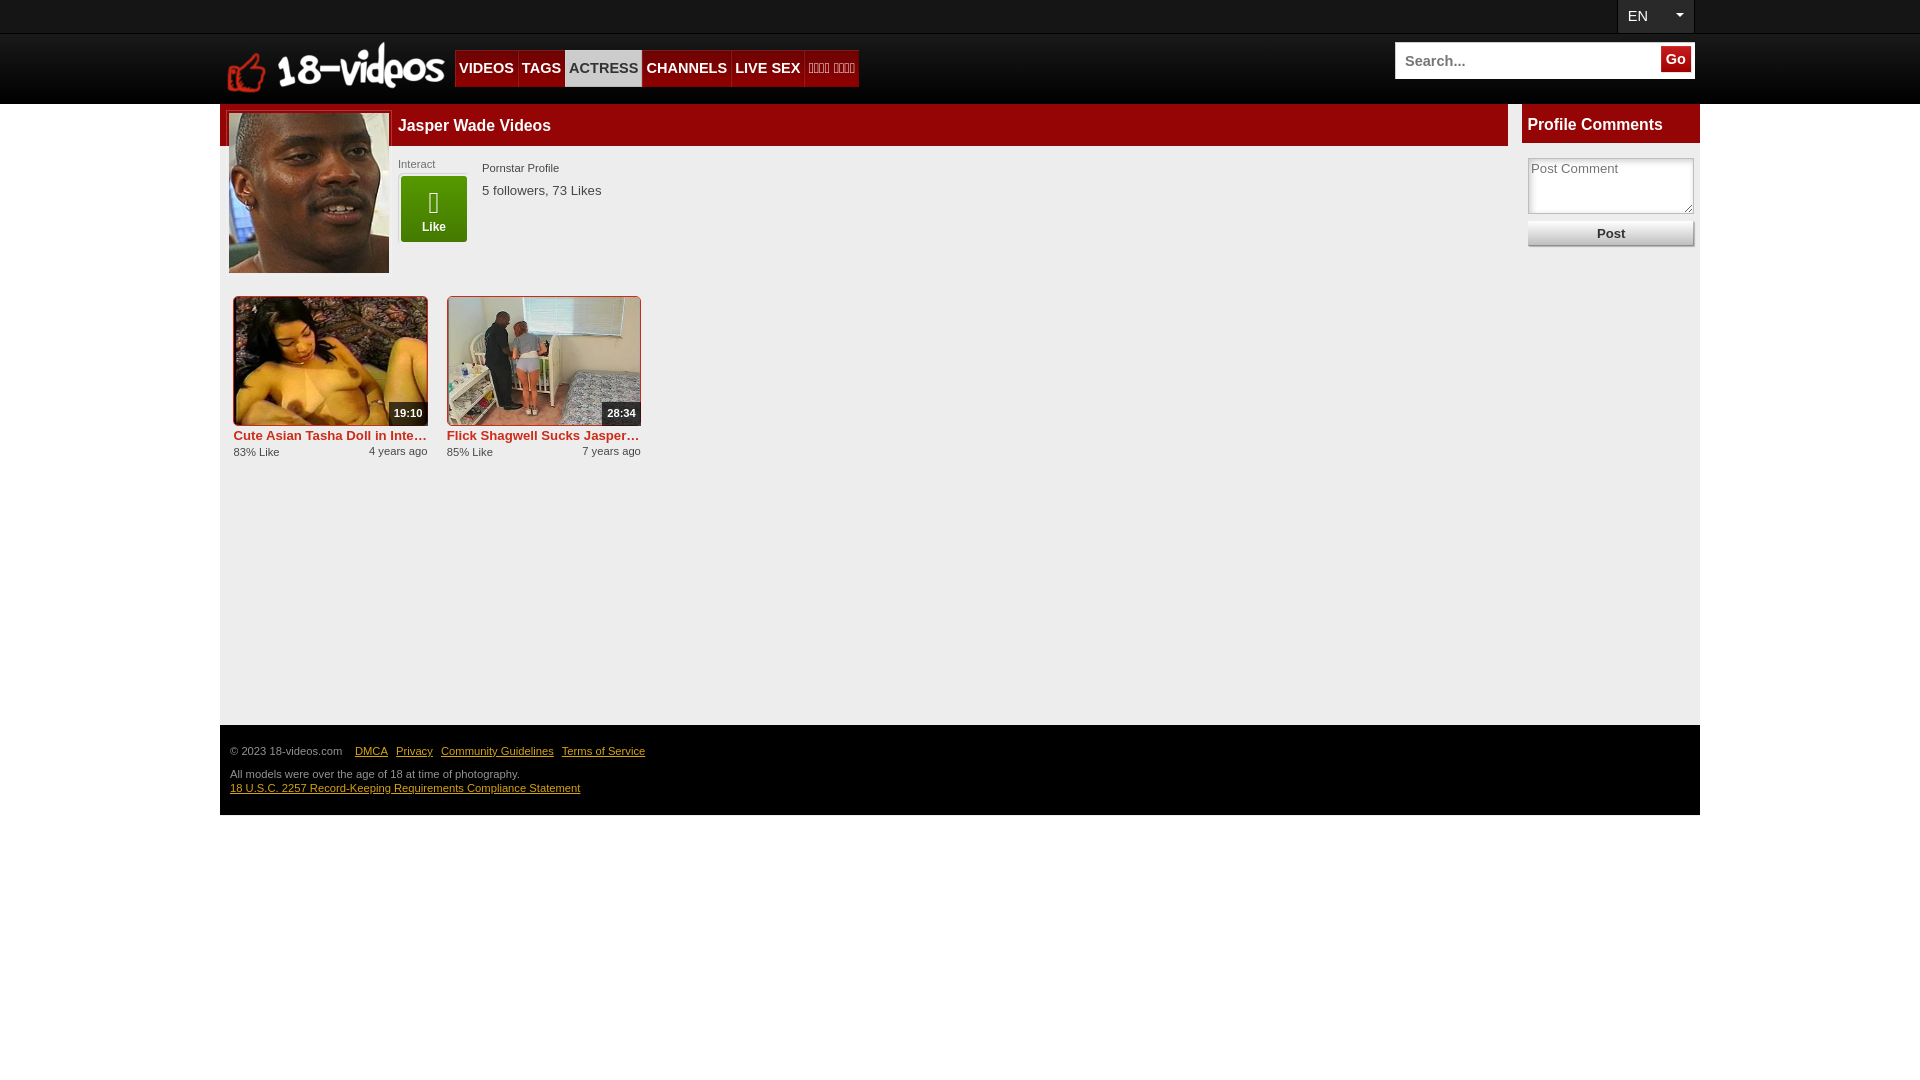 This screenshot has width=1920, height=1080. Describe the element at coordinates (374, 751) in the screenshot. I see `'DMCA'` at that location.